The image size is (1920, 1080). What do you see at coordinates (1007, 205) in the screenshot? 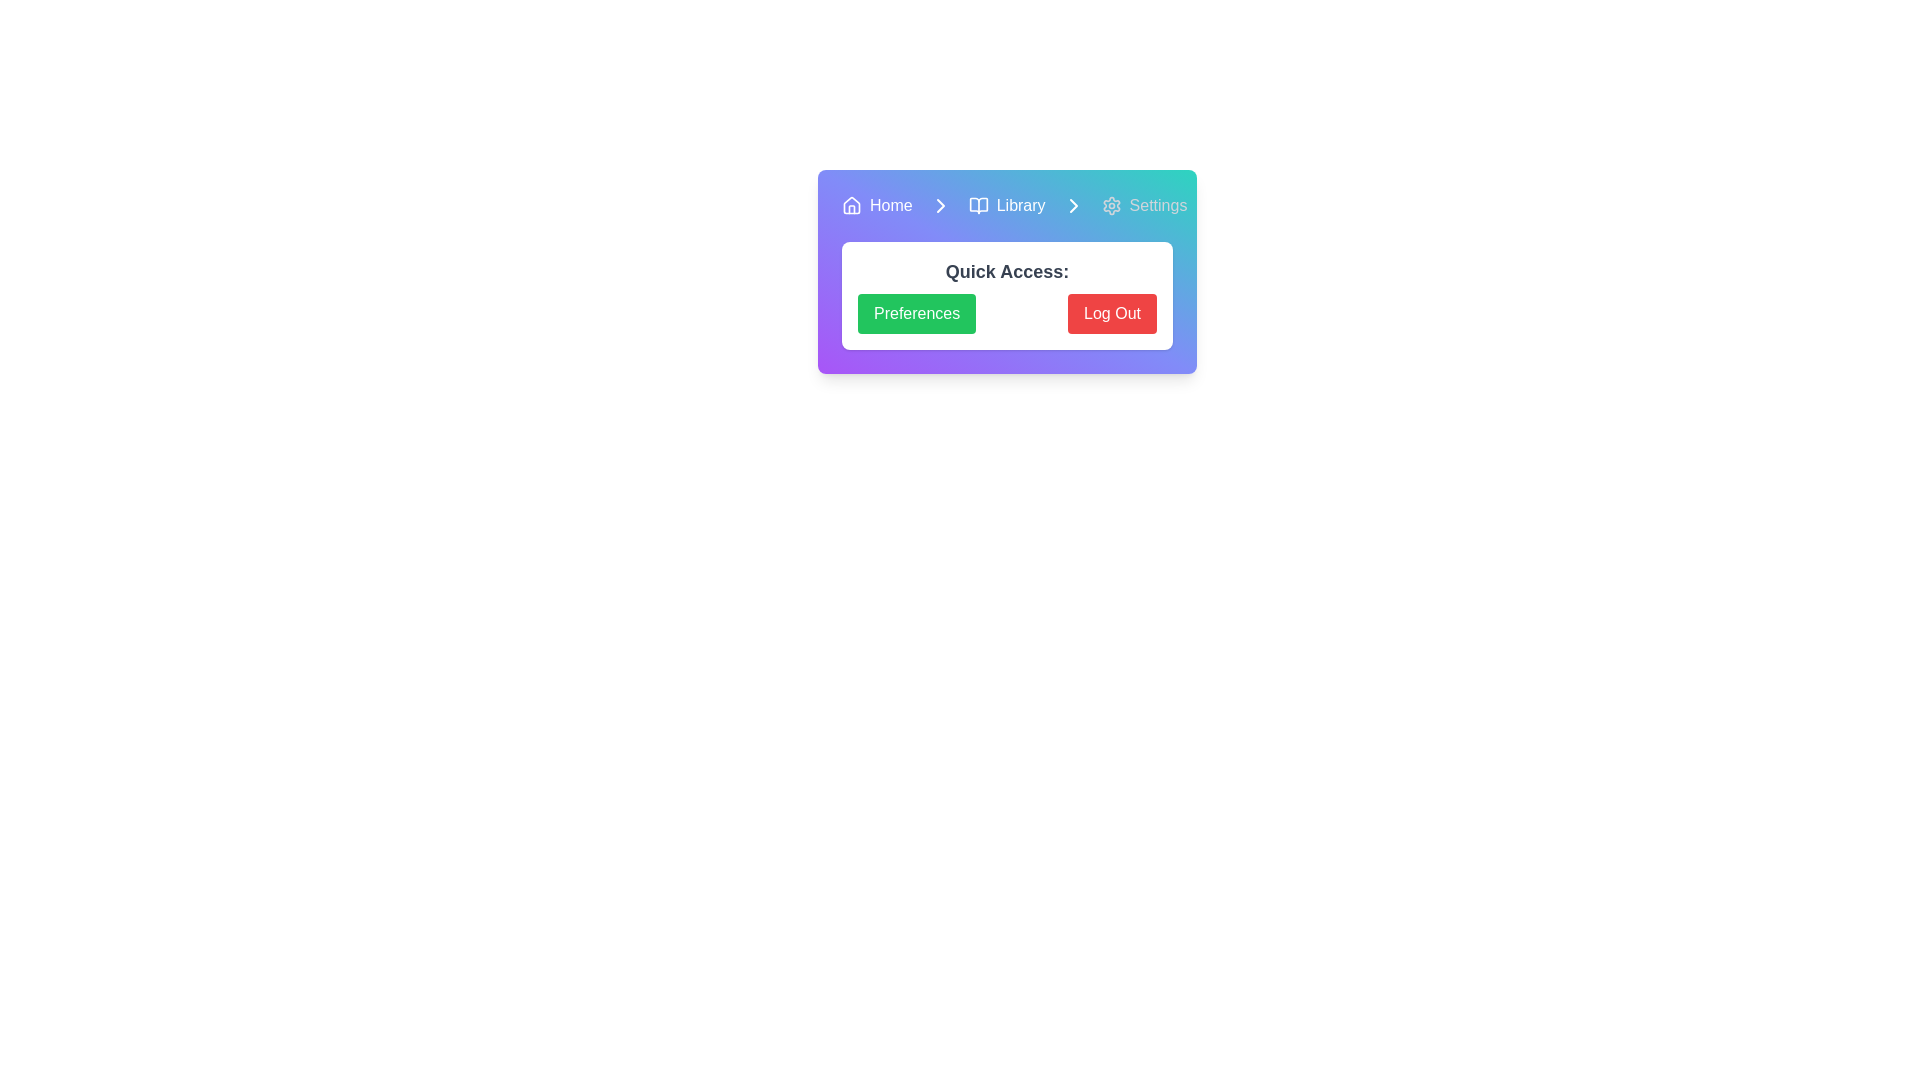
I see `the 'Library' navigation link, which is the second element in the top-center navigation layout, located between 'Home' and 'Settings'` at bounding box center [1007, 205].